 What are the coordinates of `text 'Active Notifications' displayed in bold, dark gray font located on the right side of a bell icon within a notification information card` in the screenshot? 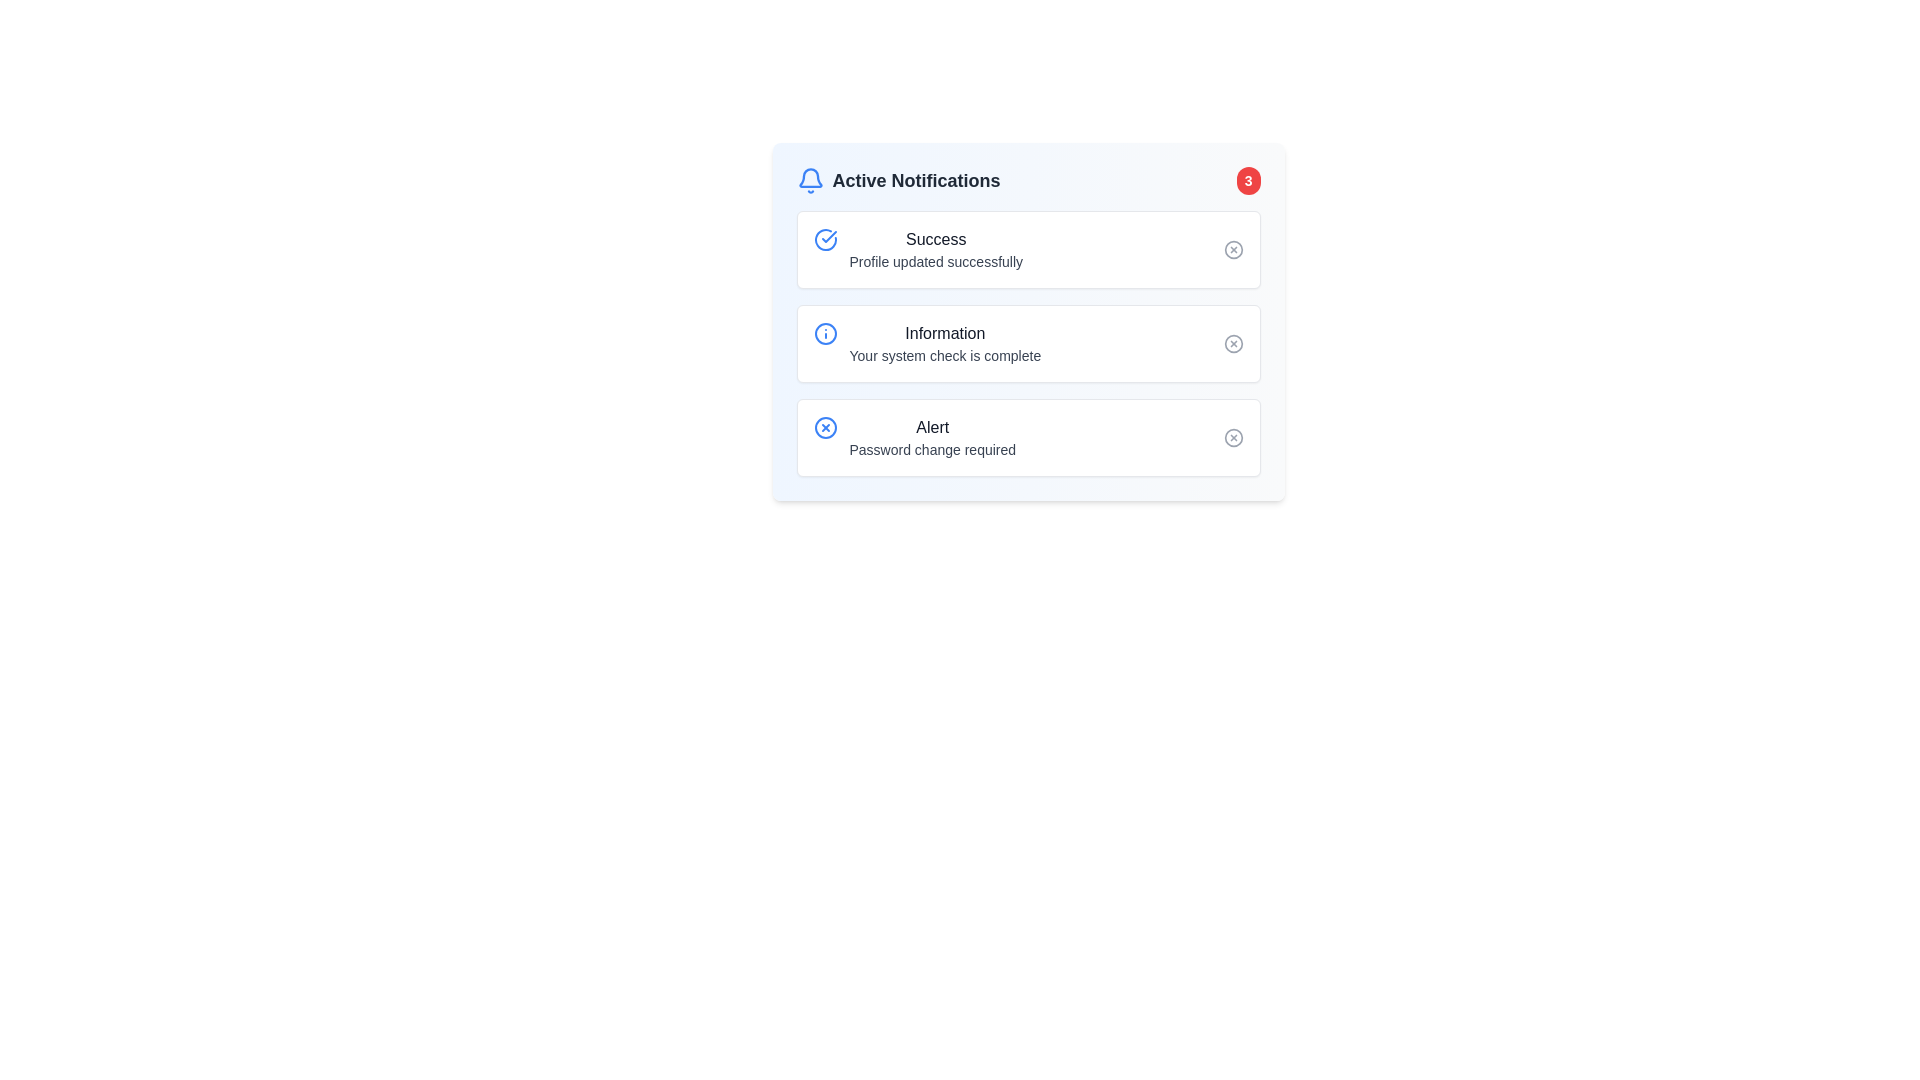 It's located at (915, 181).